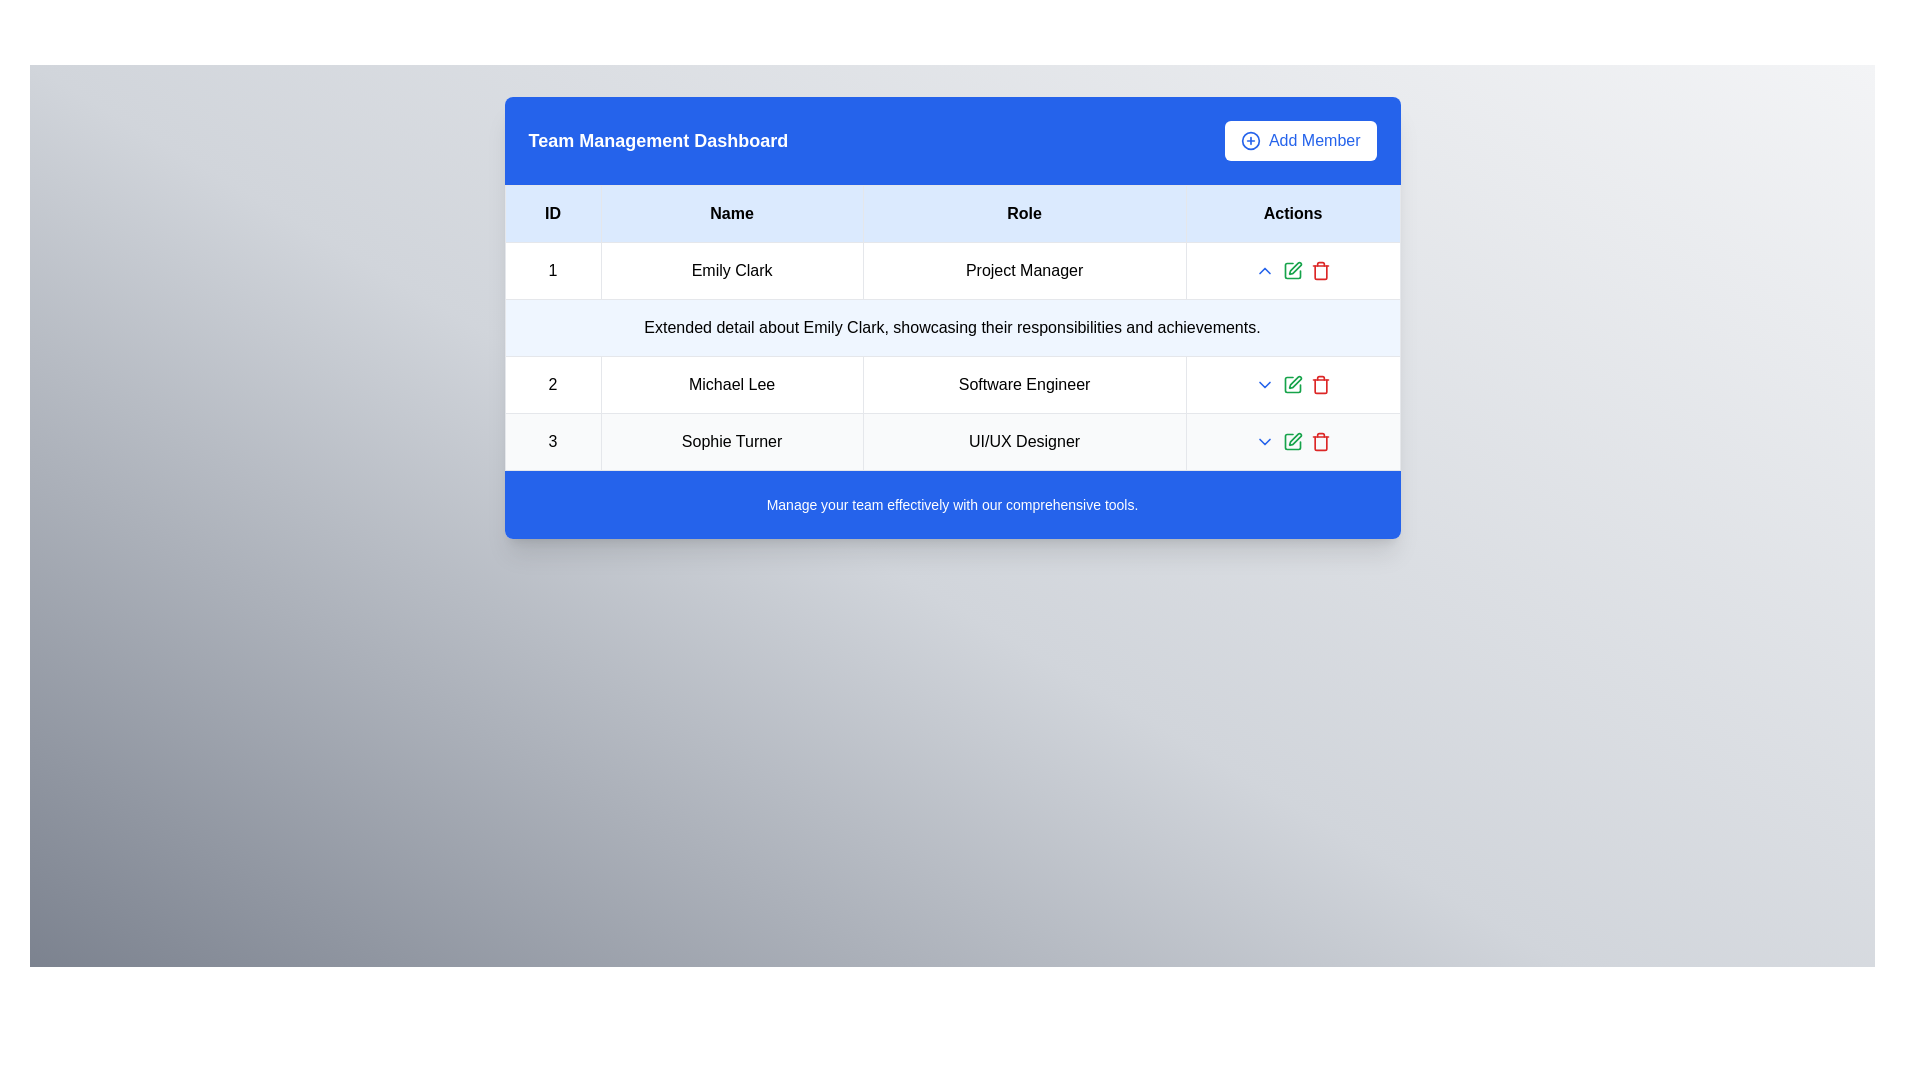  What do you see at coordinates (1024, 270) in the screenshot?
I see `the text element displaying 'Project Manager' in the third column of the first visible row of the table, adjacent to 'Emily Clark'` at bounding box center [1024, 270].